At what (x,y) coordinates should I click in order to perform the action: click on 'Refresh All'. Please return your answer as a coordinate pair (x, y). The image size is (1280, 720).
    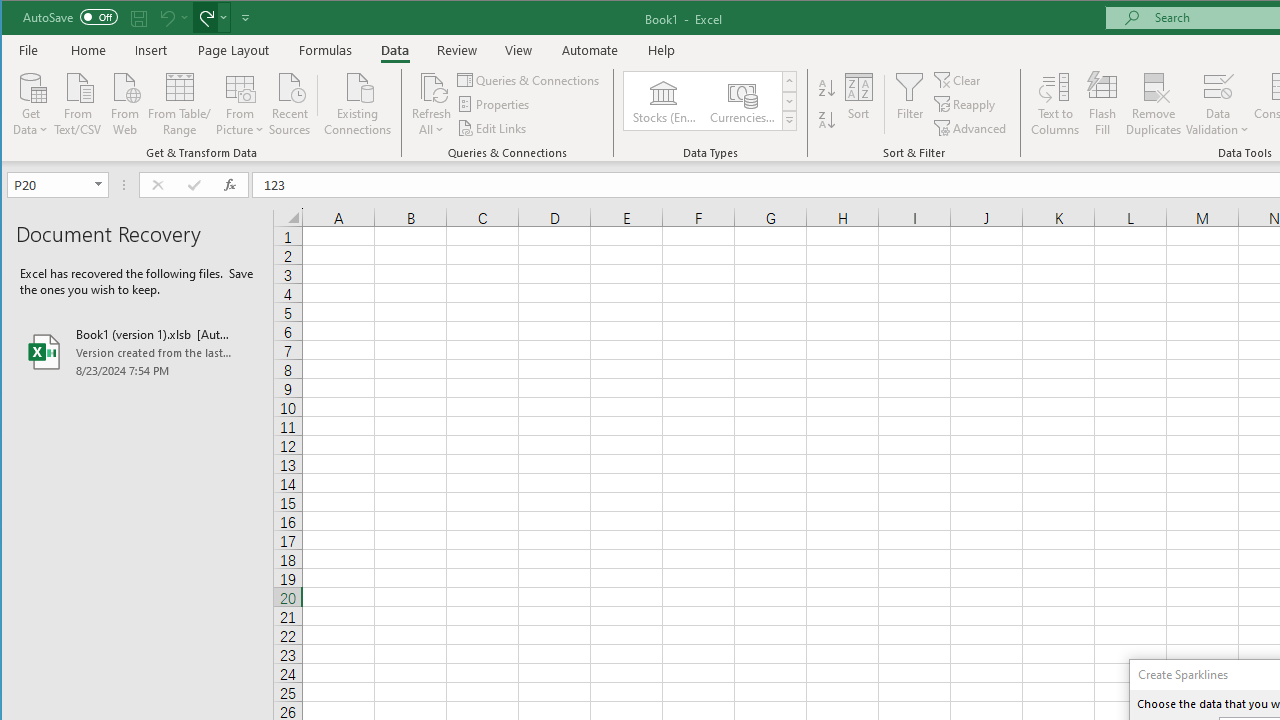
    Looking at the image, I should click on (431, 85).